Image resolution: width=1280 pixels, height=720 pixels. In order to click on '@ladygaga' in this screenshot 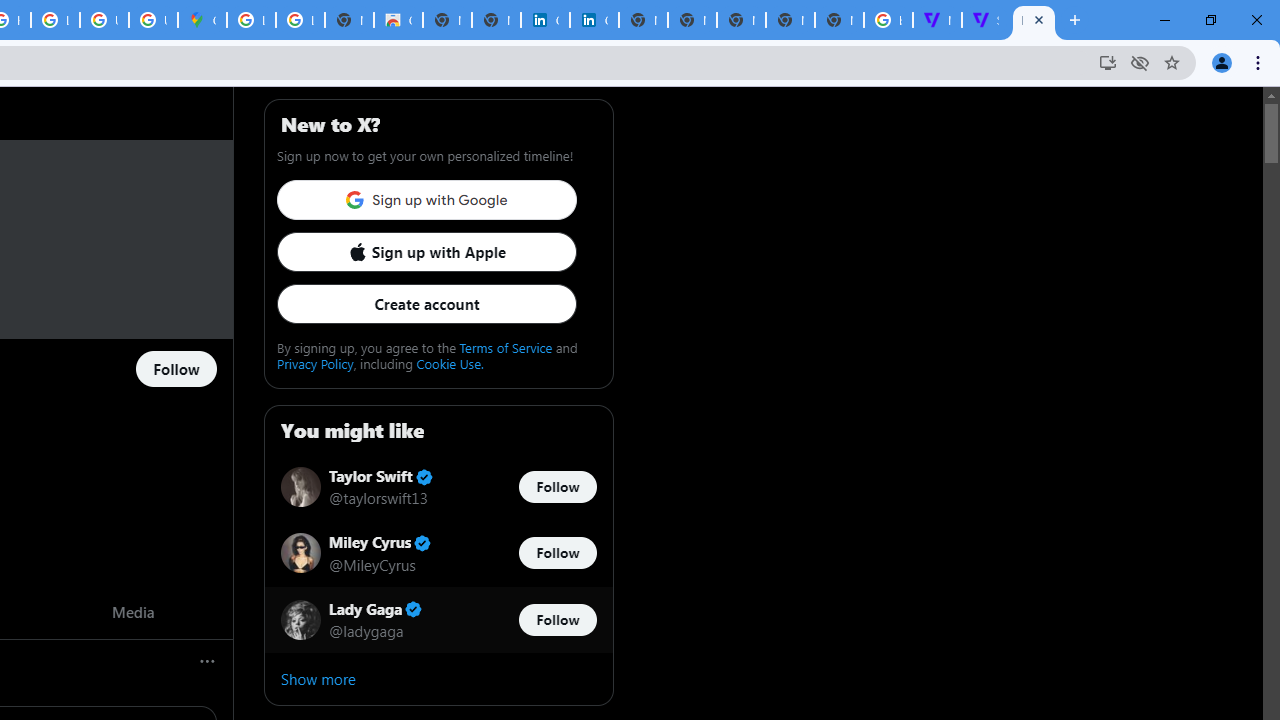, I will do `click(366, 630)`.